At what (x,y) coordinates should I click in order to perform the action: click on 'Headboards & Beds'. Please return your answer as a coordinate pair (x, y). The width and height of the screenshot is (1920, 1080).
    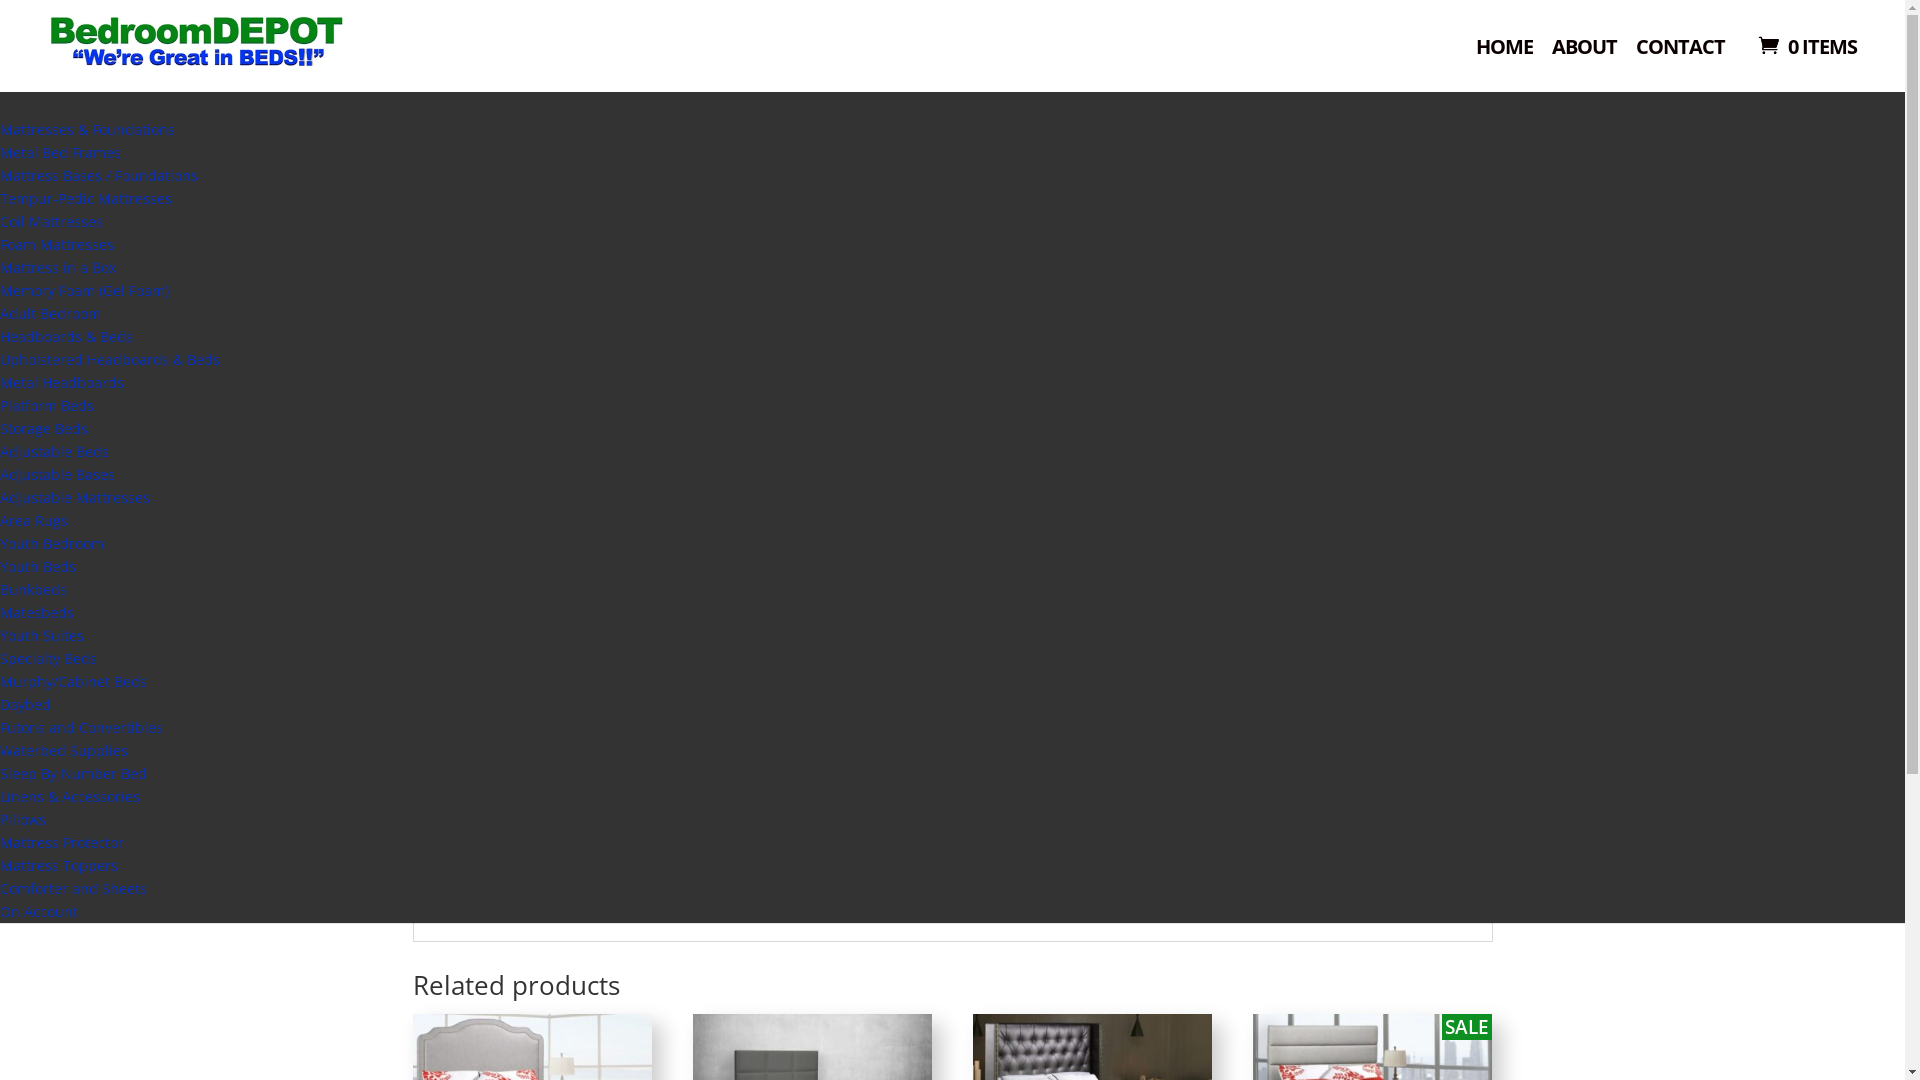
    Looking at the image, I should click on (66, 335).